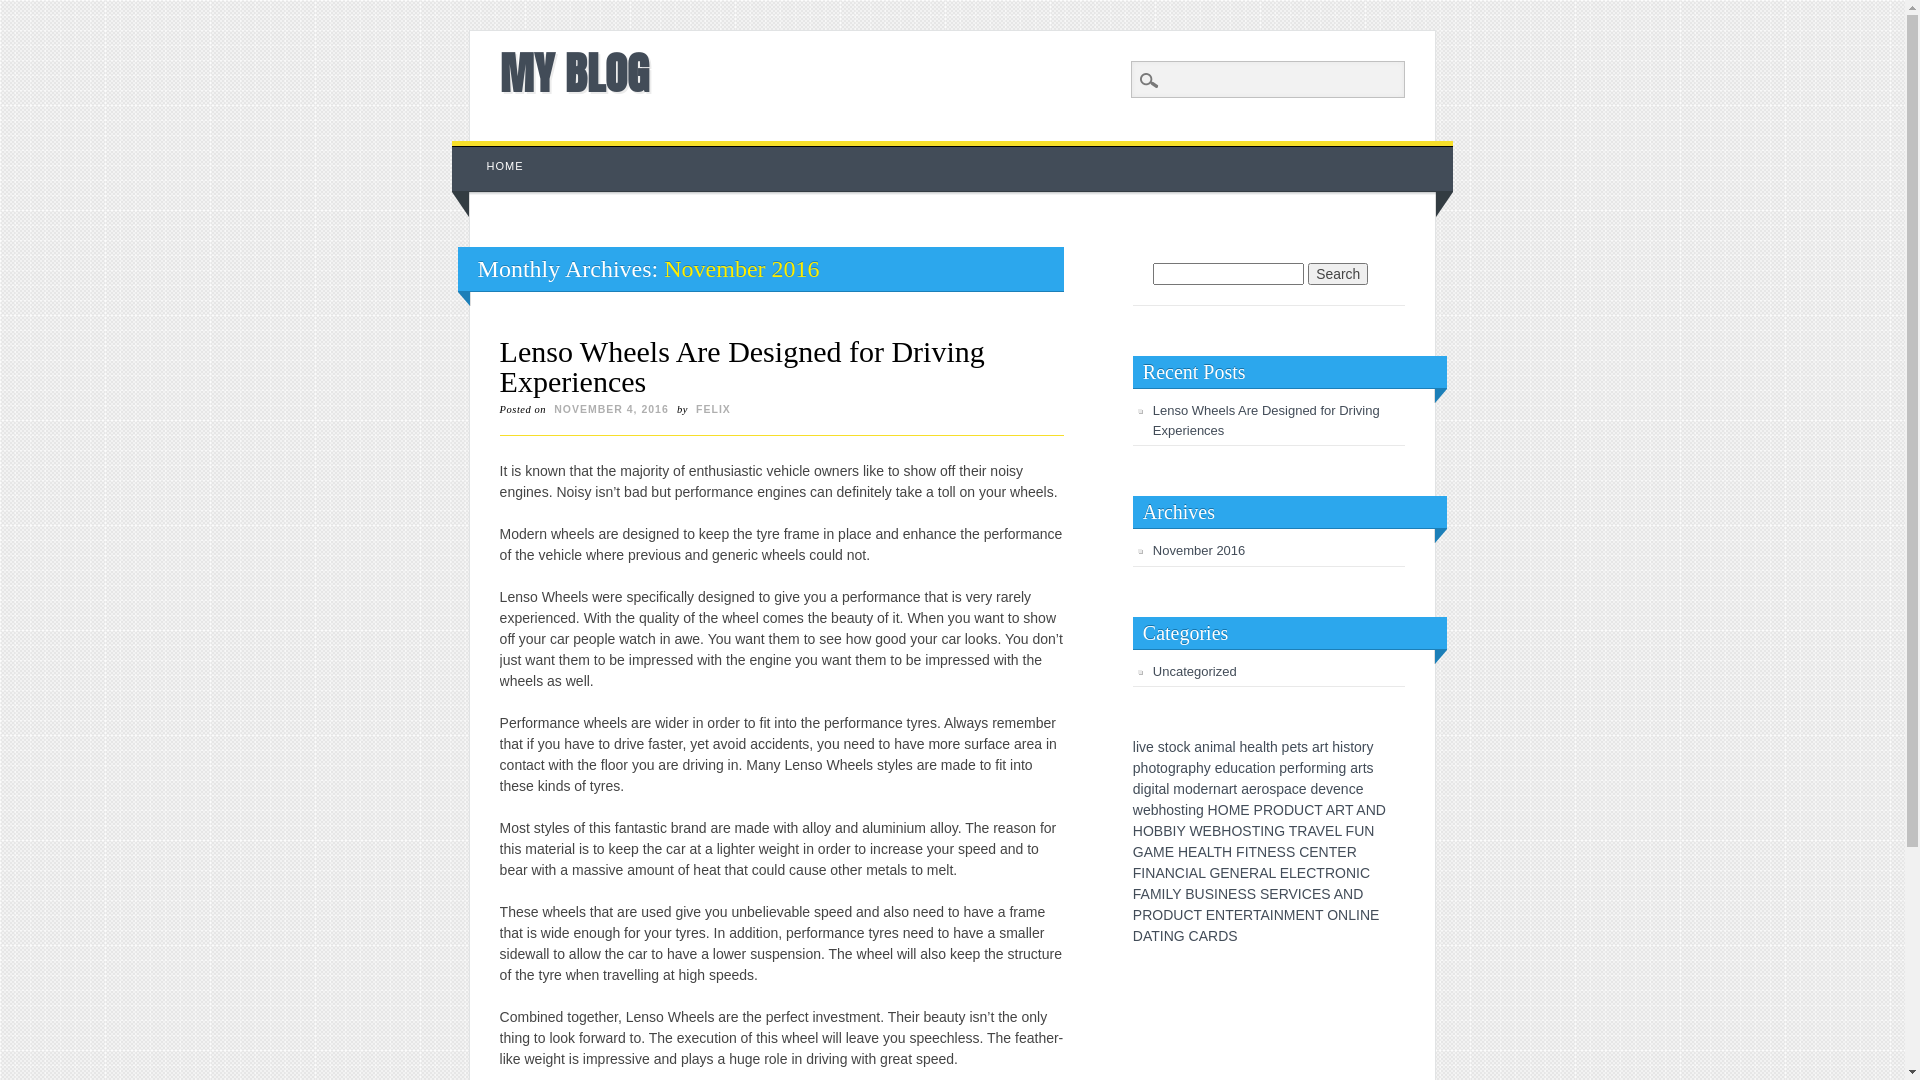 The width and height of the screenshot is (1920, 1080). Describe the element at coordinates (1182, 852) in the screenshot. I see `'H'` at that location.